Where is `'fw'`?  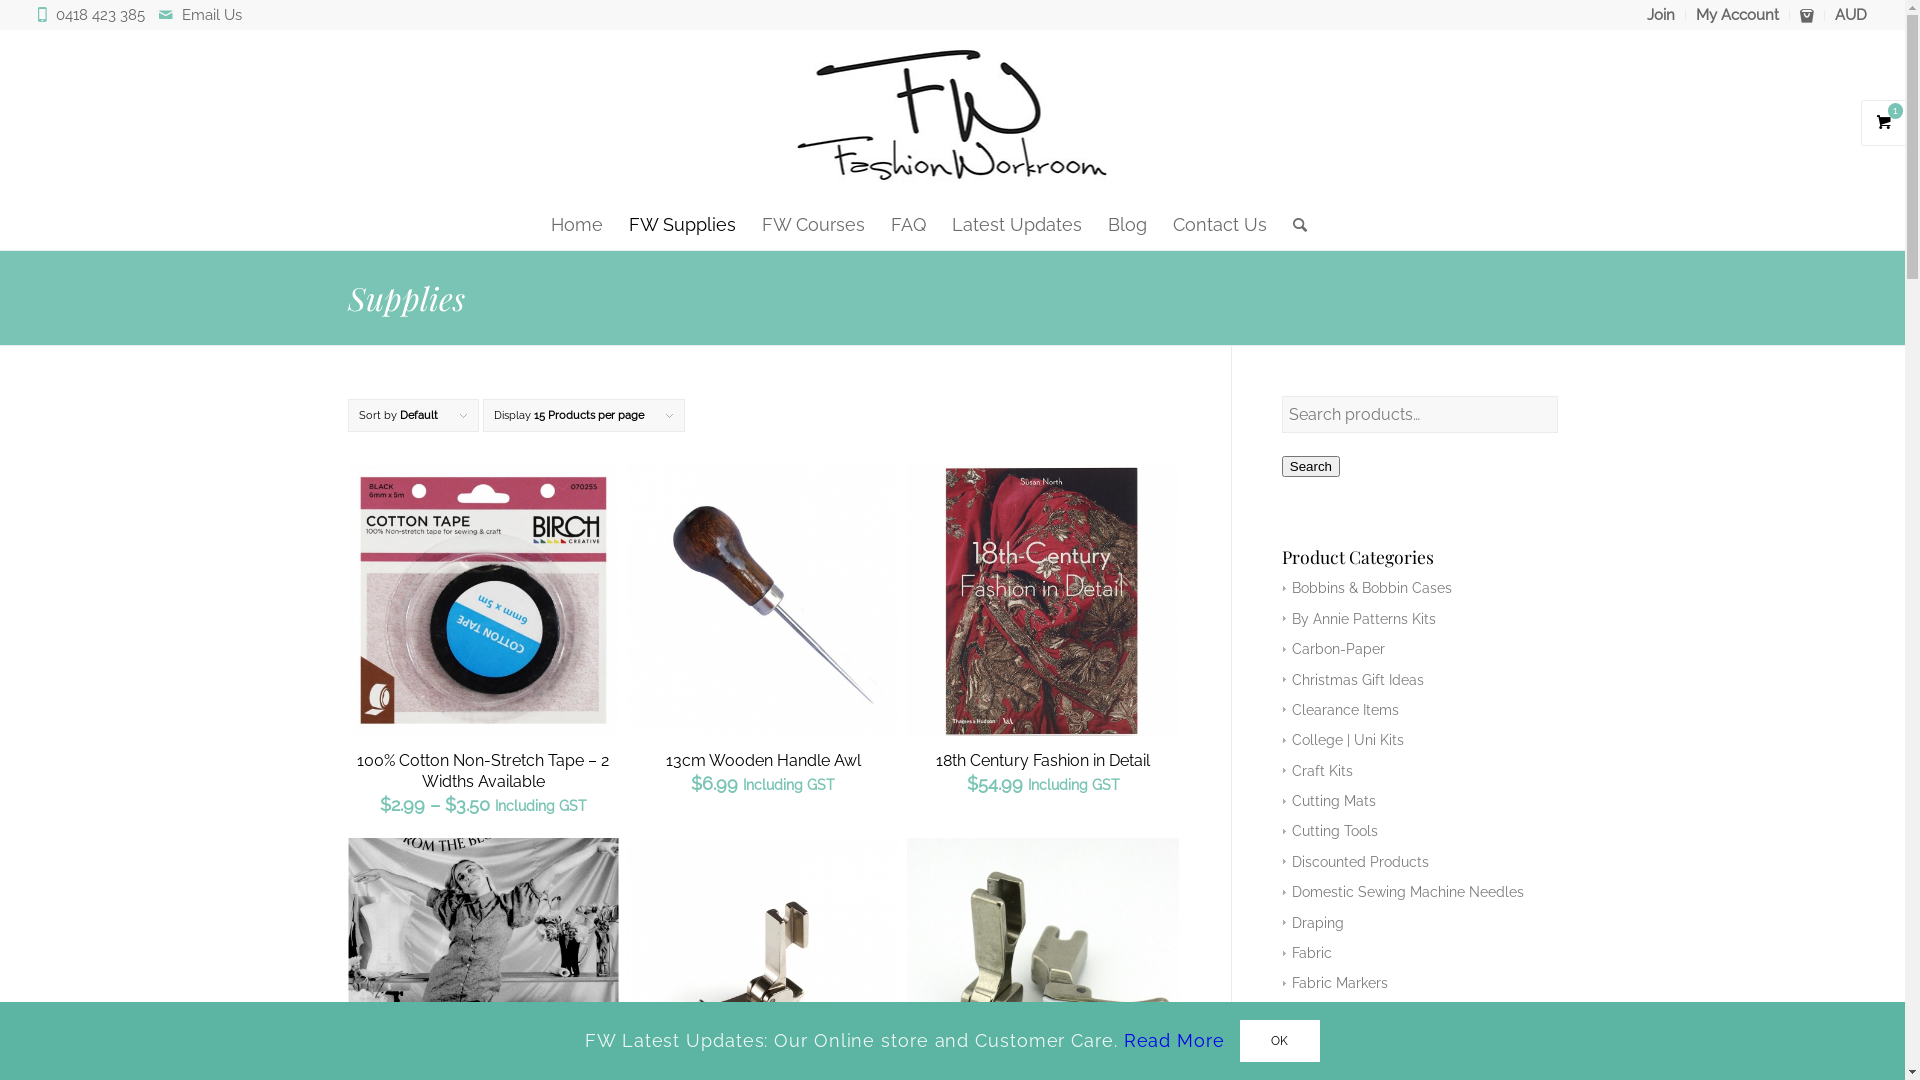
'fw' is located at coordinates (951, 115).